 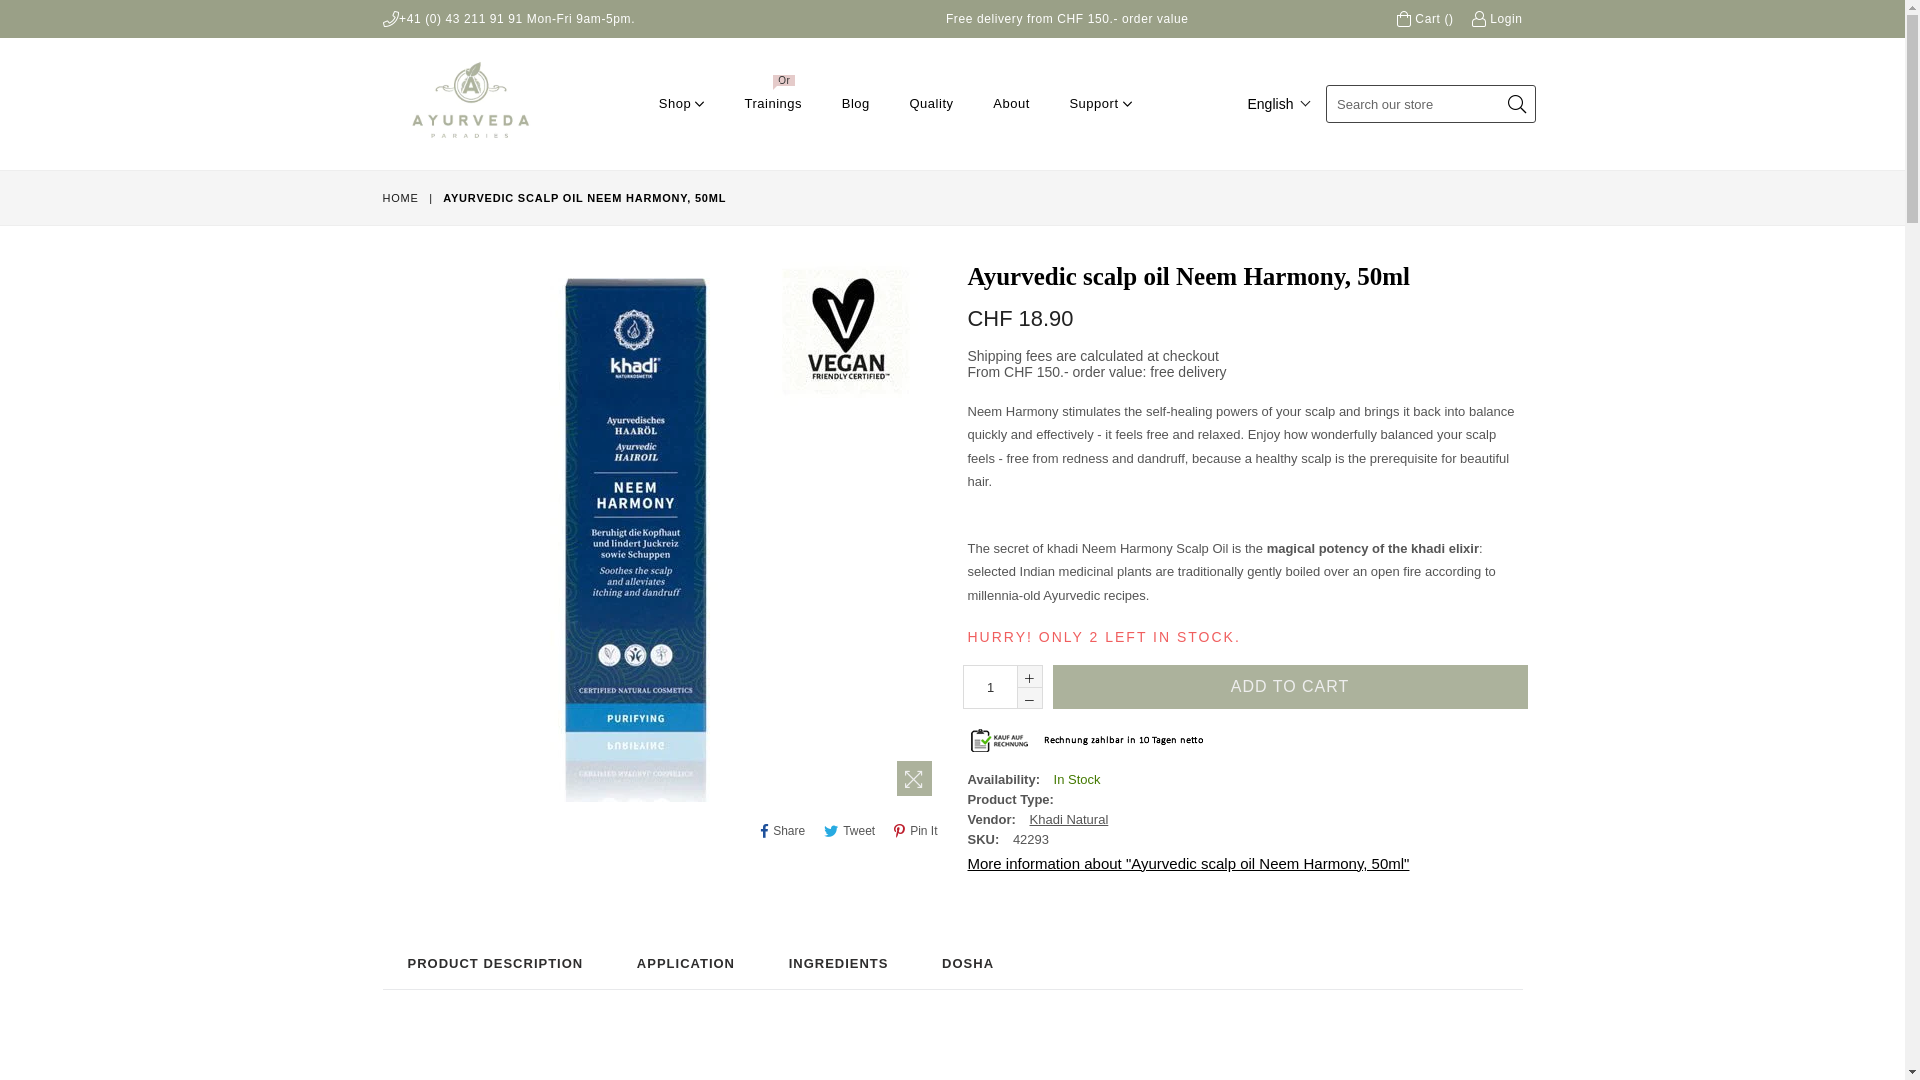 What do you see at coordinates (686, 962) in the screenshot?
I see `'APPLICATION'` at bounding box center [686, 962].